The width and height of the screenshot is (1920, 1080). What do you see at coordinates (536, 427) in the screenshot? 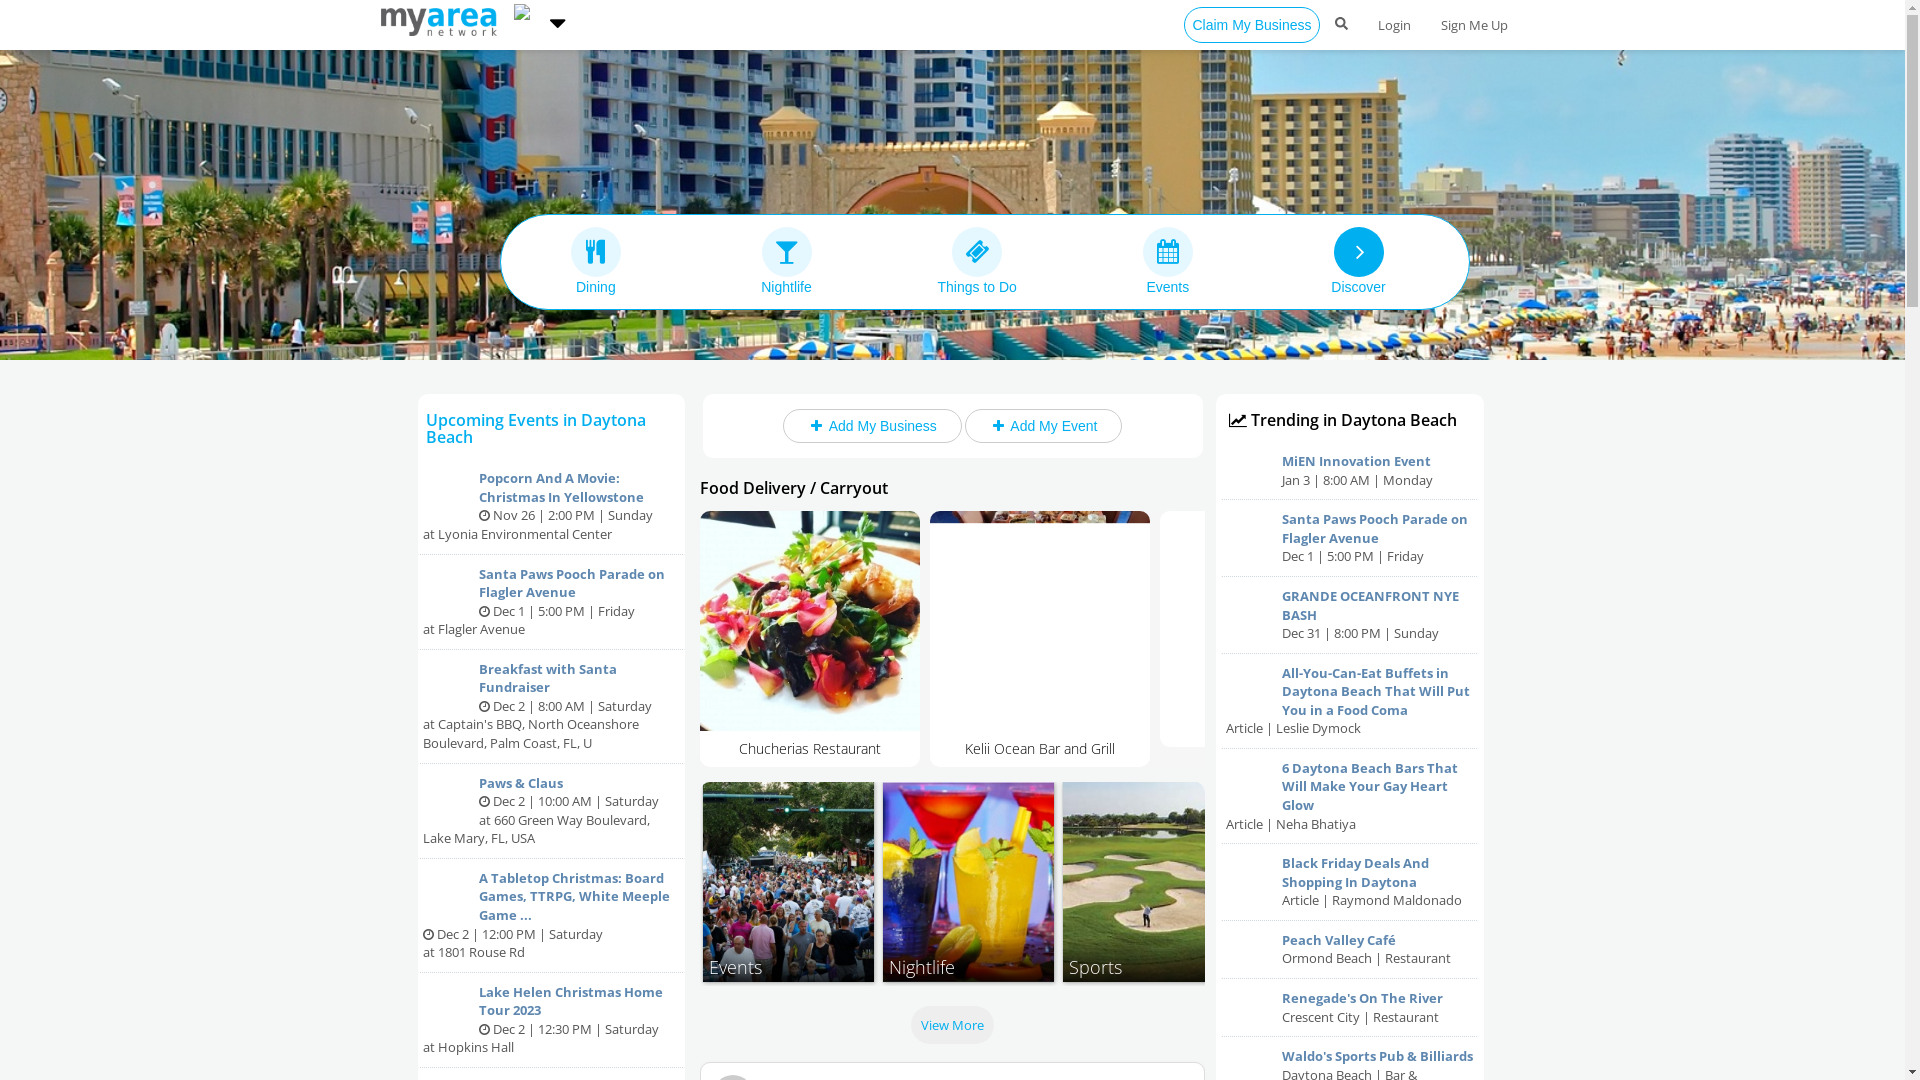
I see `'Upcoming Events in Daytona Beach'` at bounding box center [536, 427].